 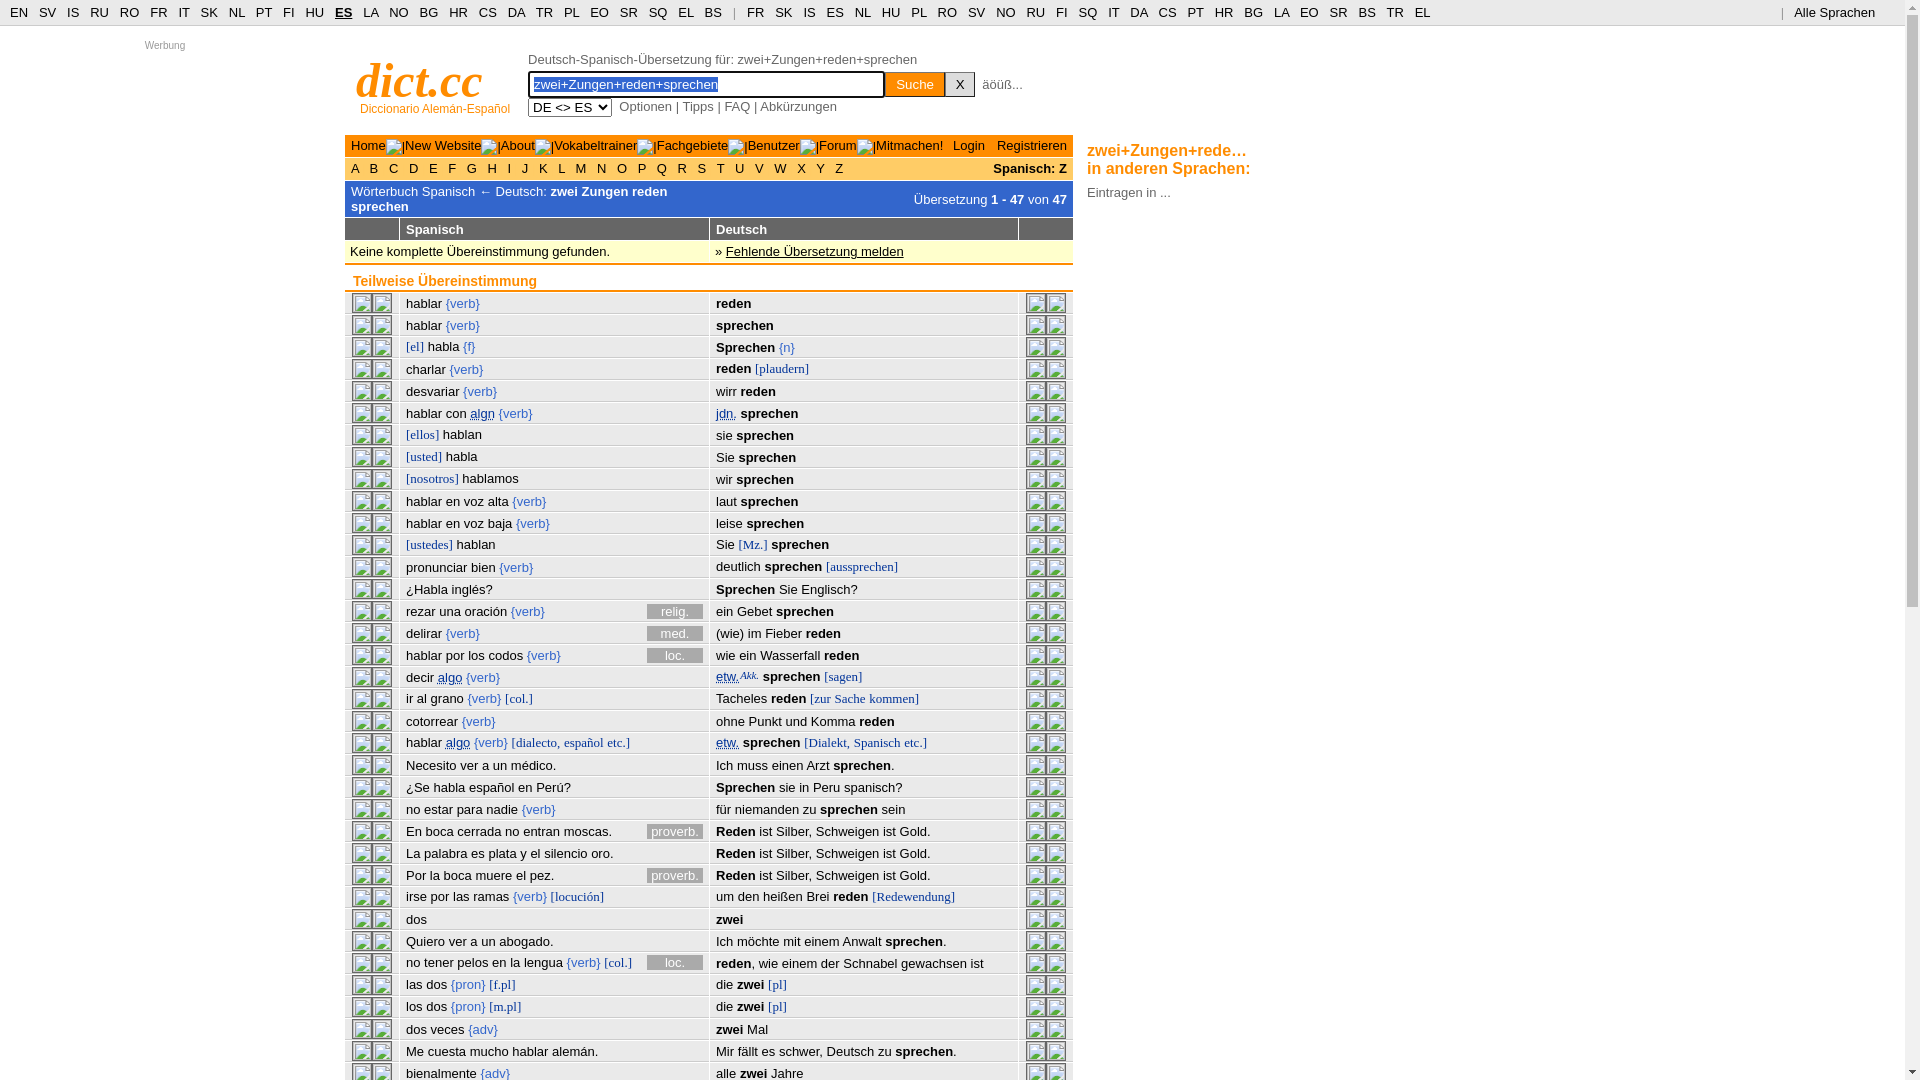 What do you see at coordinates (810, 808) in the screenshot?
I see `'zu'` at bounding box center [810, 808].